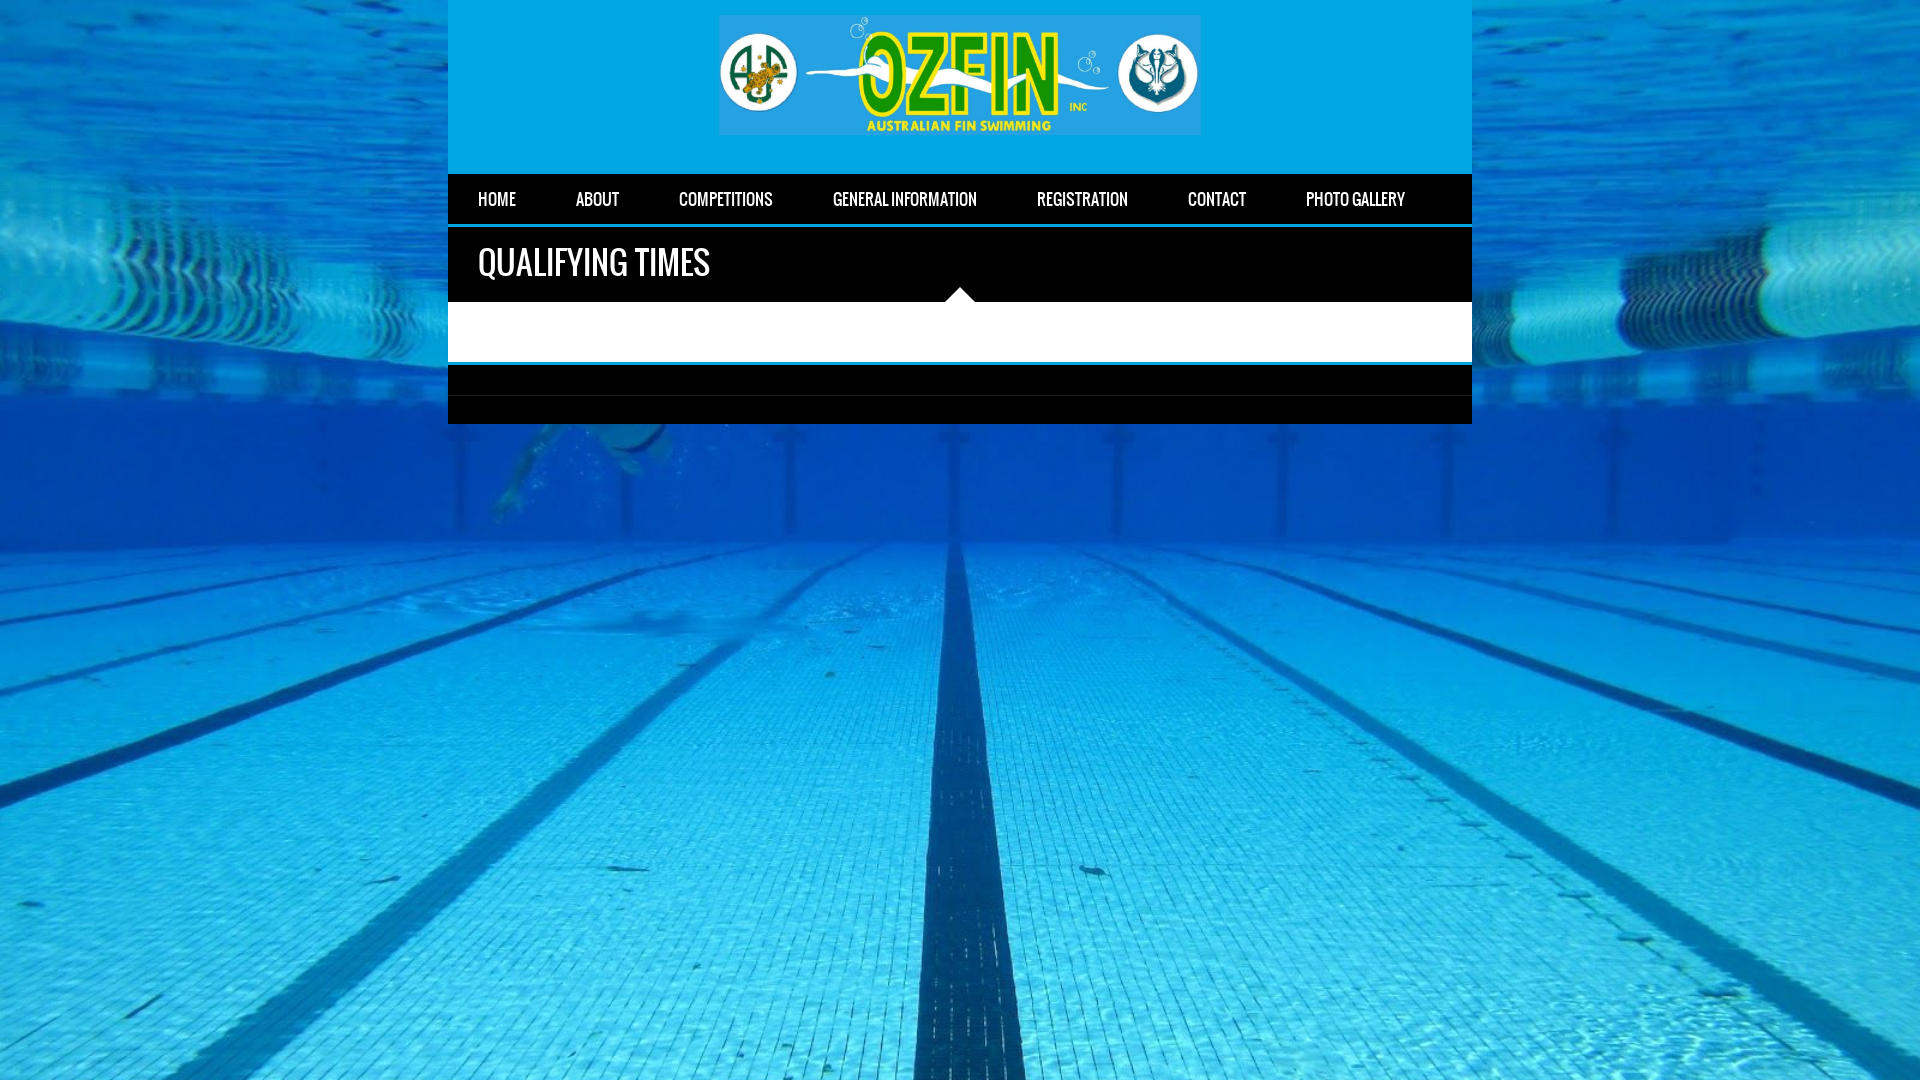 The image size is (1920, 1080). I want to click on 'PHOTO GALLERY', so click(1275, 199).